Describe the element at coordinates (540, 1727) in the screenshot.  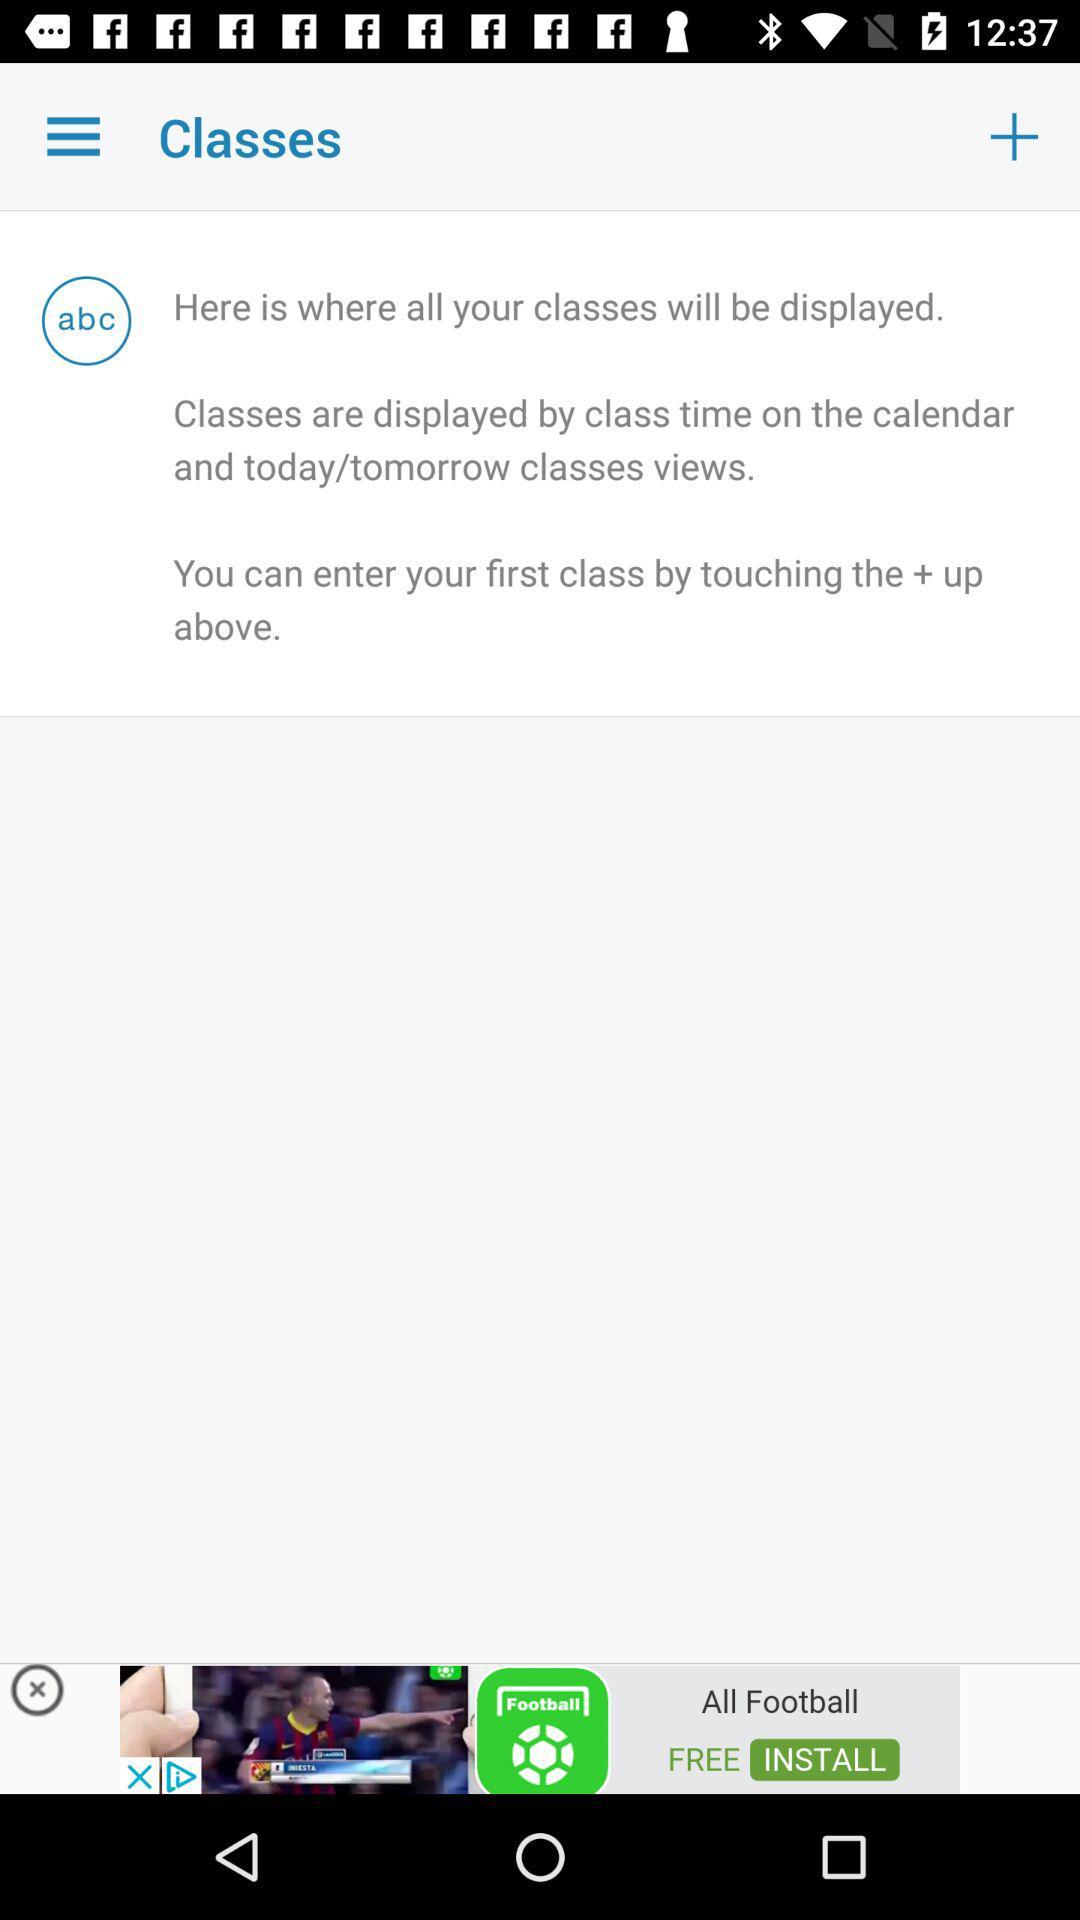
I see `advertisement website` at that location.